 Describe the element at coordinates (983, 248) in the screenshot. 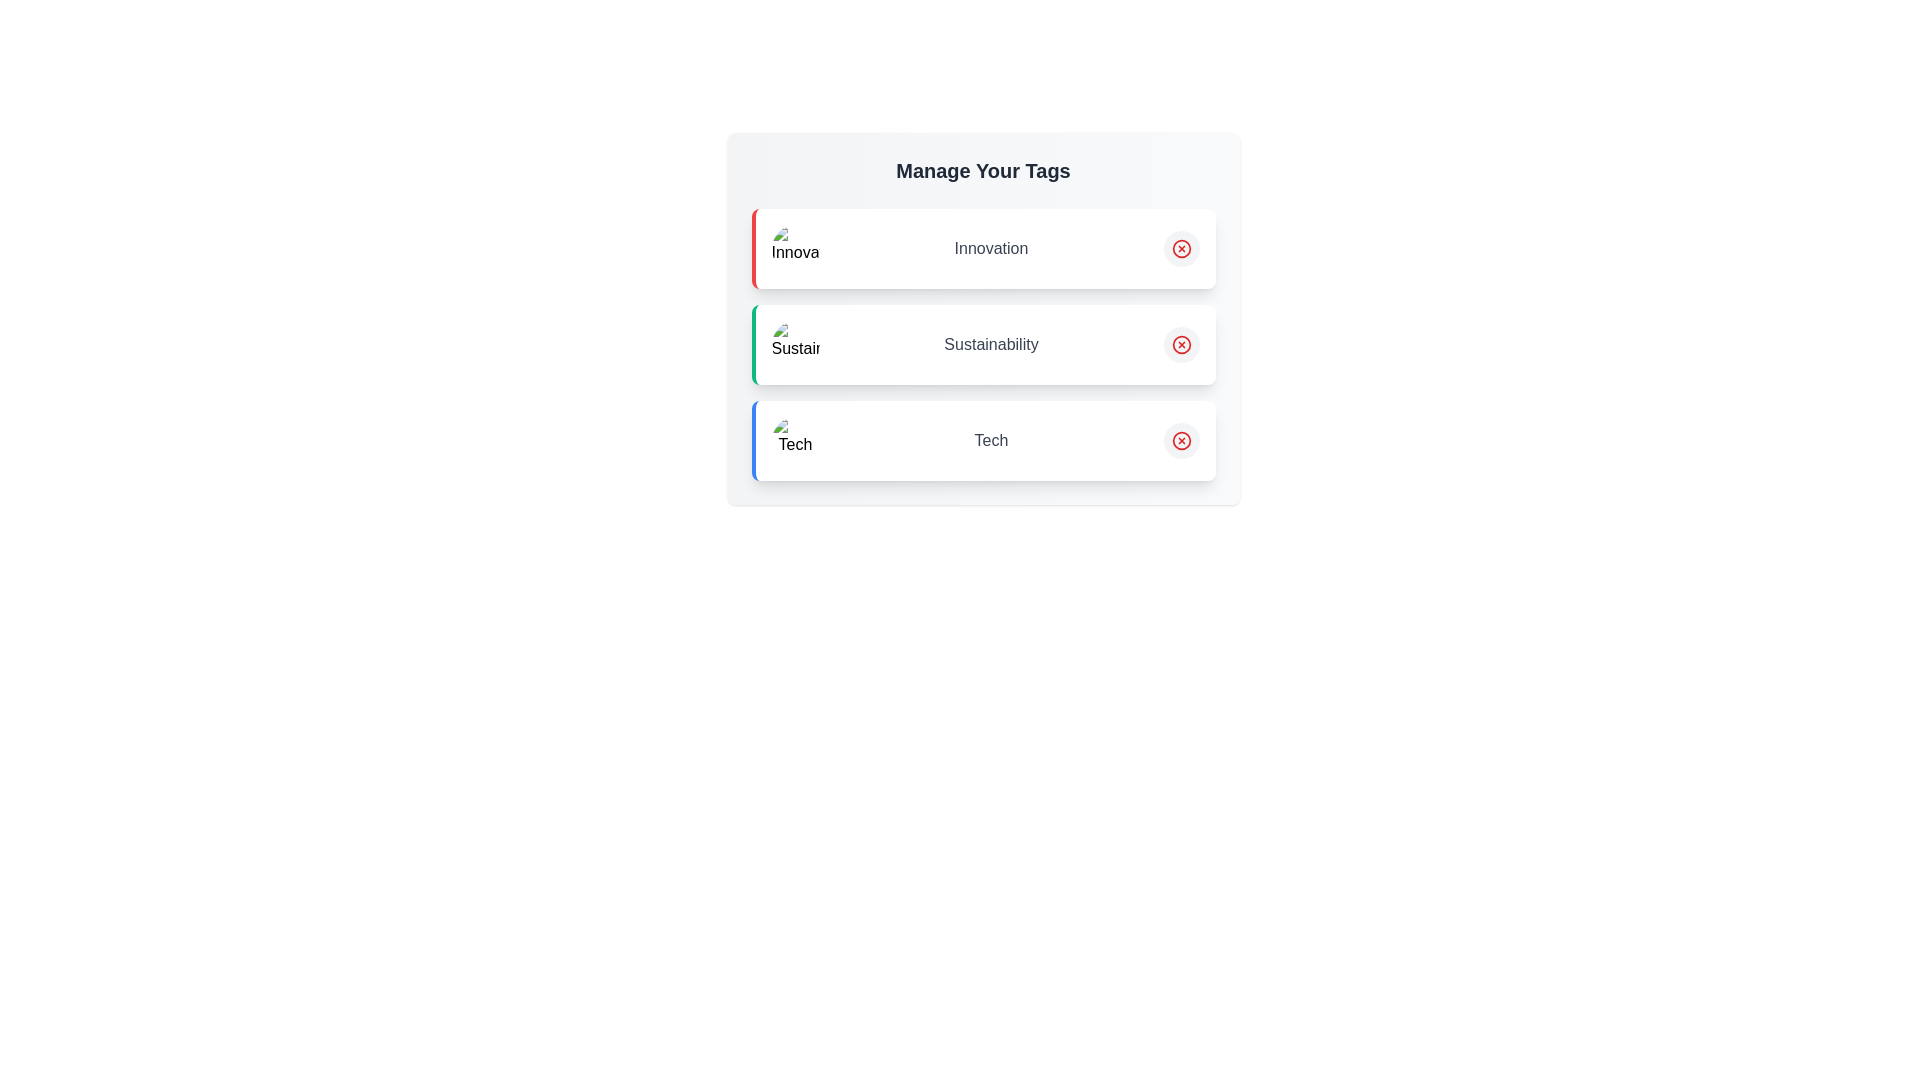

I see `the tag item Innovation to observe its hover effect` at that location.